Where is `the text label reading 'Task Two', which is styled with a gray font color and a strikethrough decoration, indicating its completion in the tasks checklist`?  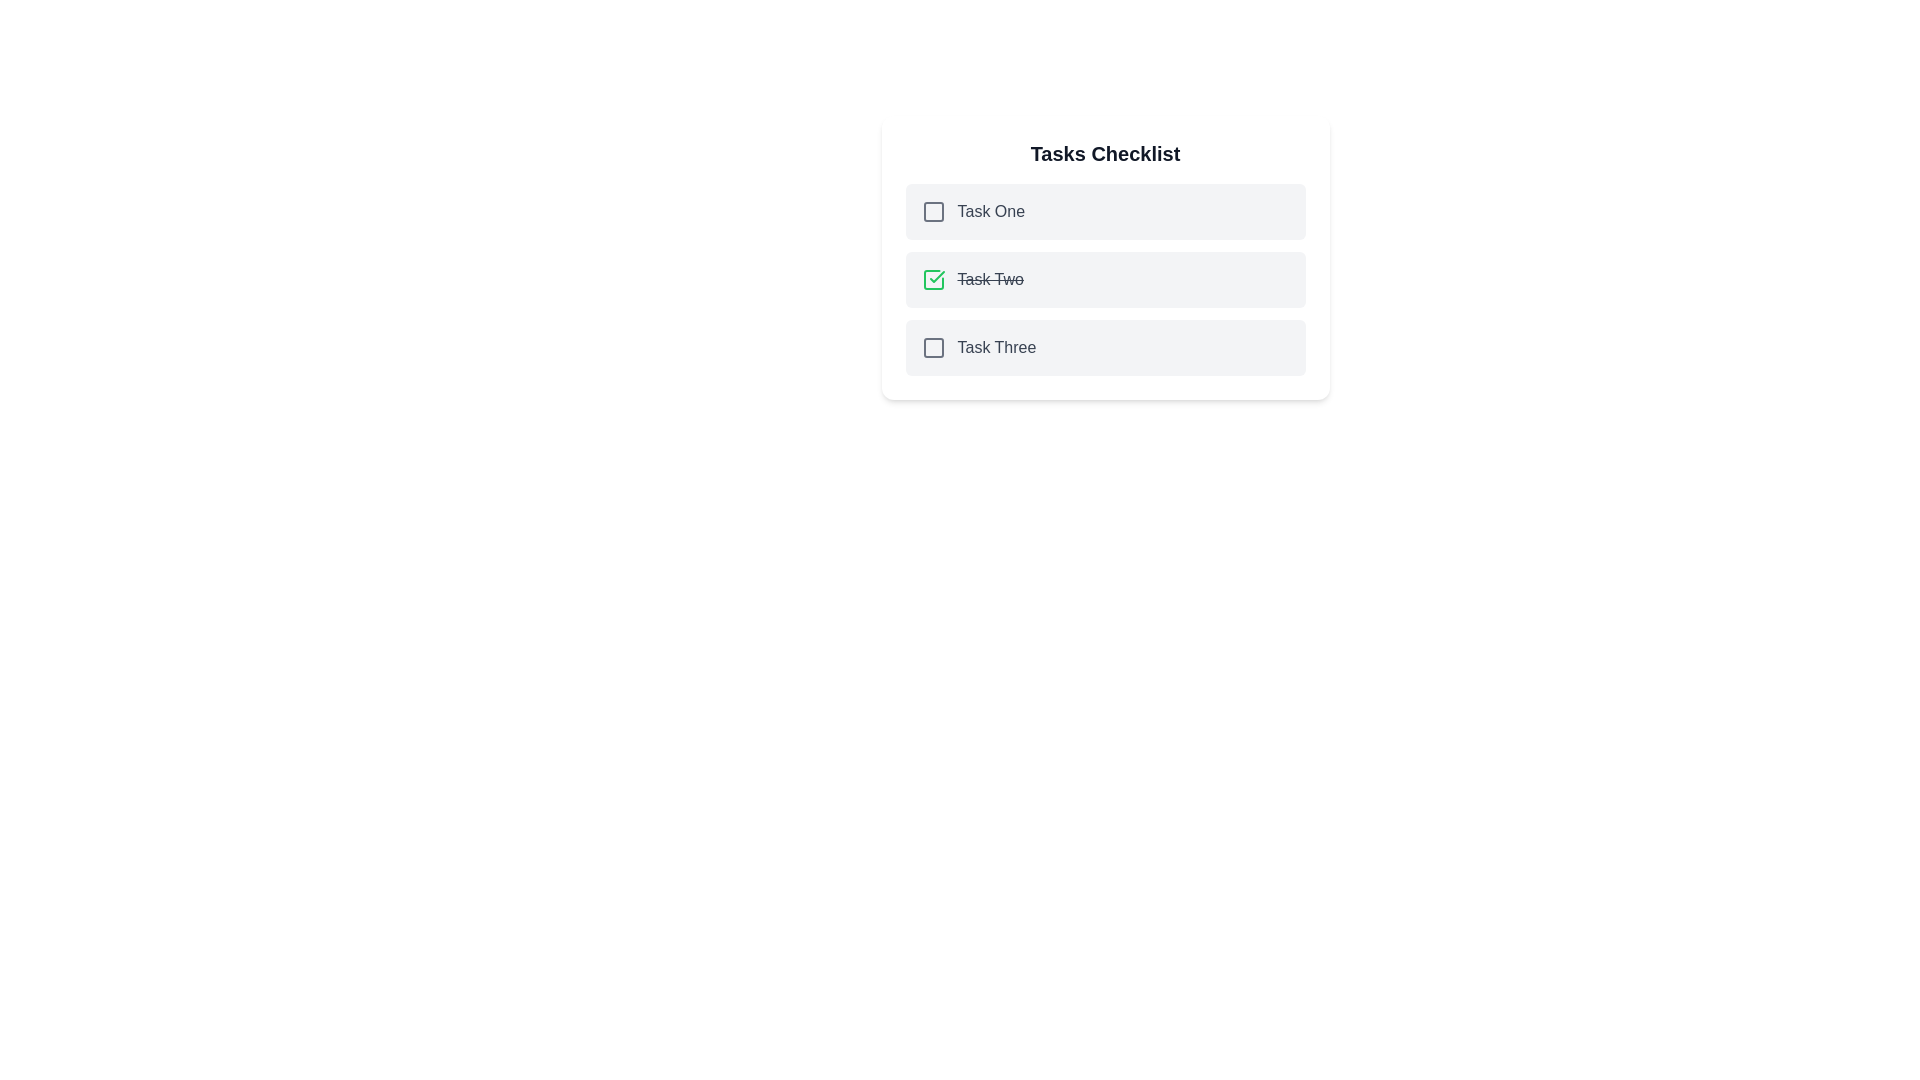 the text label reading 'Task Two', which is styled with a gray font color and a strikethrough decoration, indicating its completion in the tasks checklist is located at coordinates (990, 280).